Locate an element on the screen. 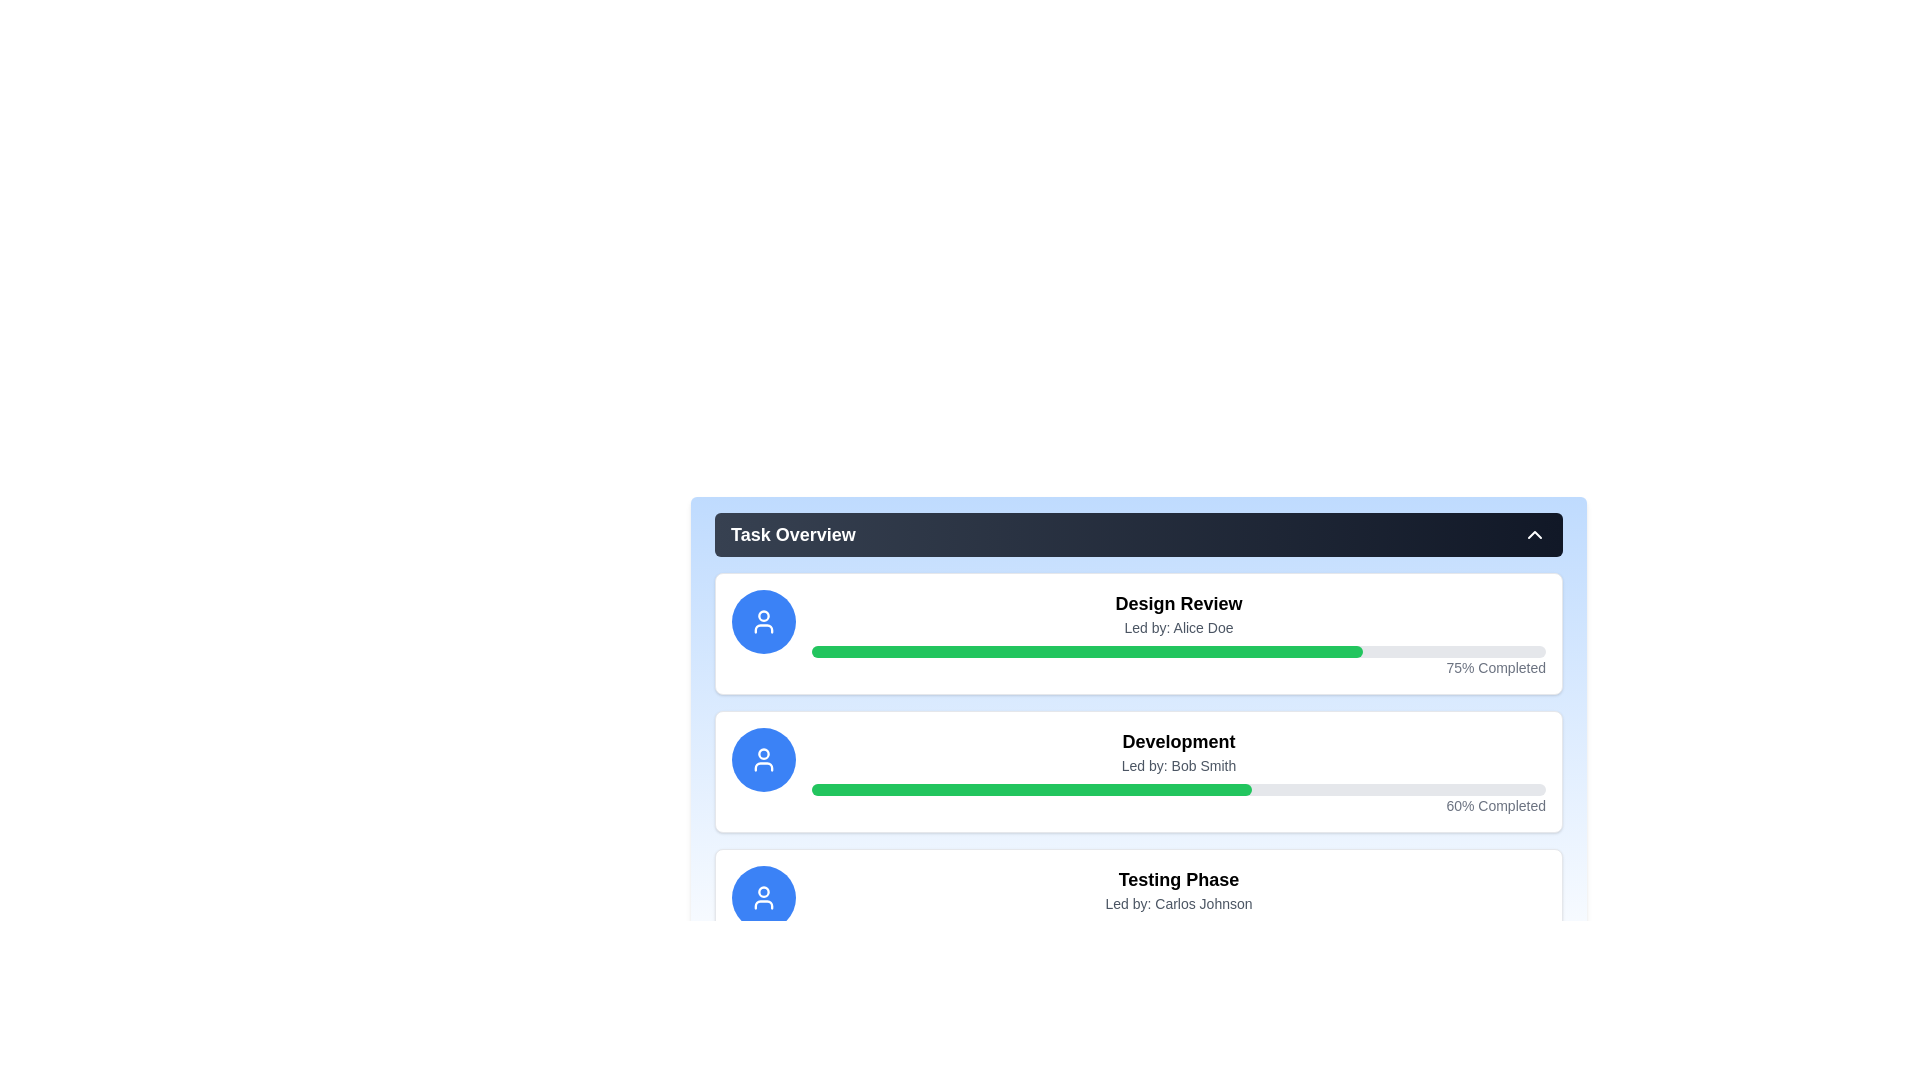 Image resolution: width=1920 pixels, height=1080 pixels. progress information displayed in the Task panel located at the bottom of the task list, which shows the phase's title, leader, and completion percentage is located at coordinates (1138, 910).